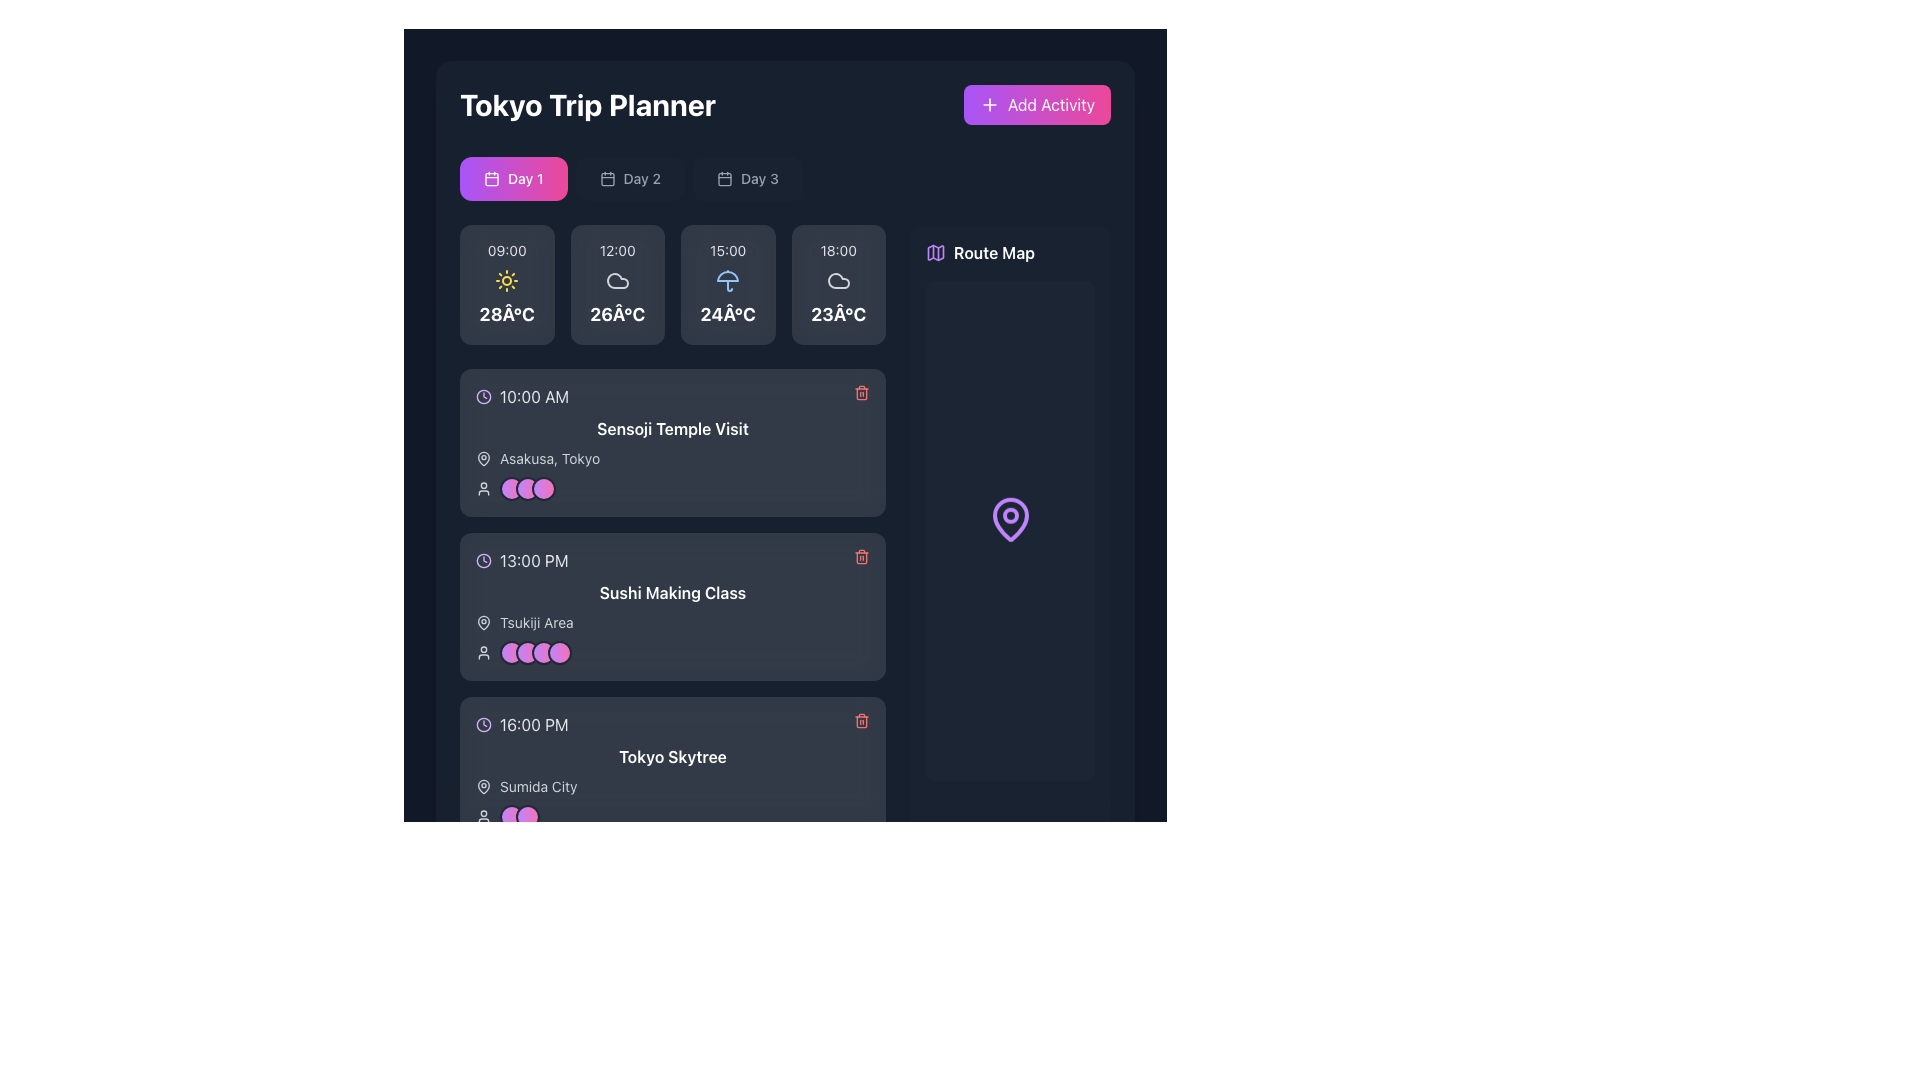 Image resolution: width=1920 pixels, height=1080 pixels. Describe the element at coordinates (606, 177) in the screenshot. I see `the decorative calendar icon located near the 'Day 2' button, which serves as a visual cue for scheduling functionality` at that location.